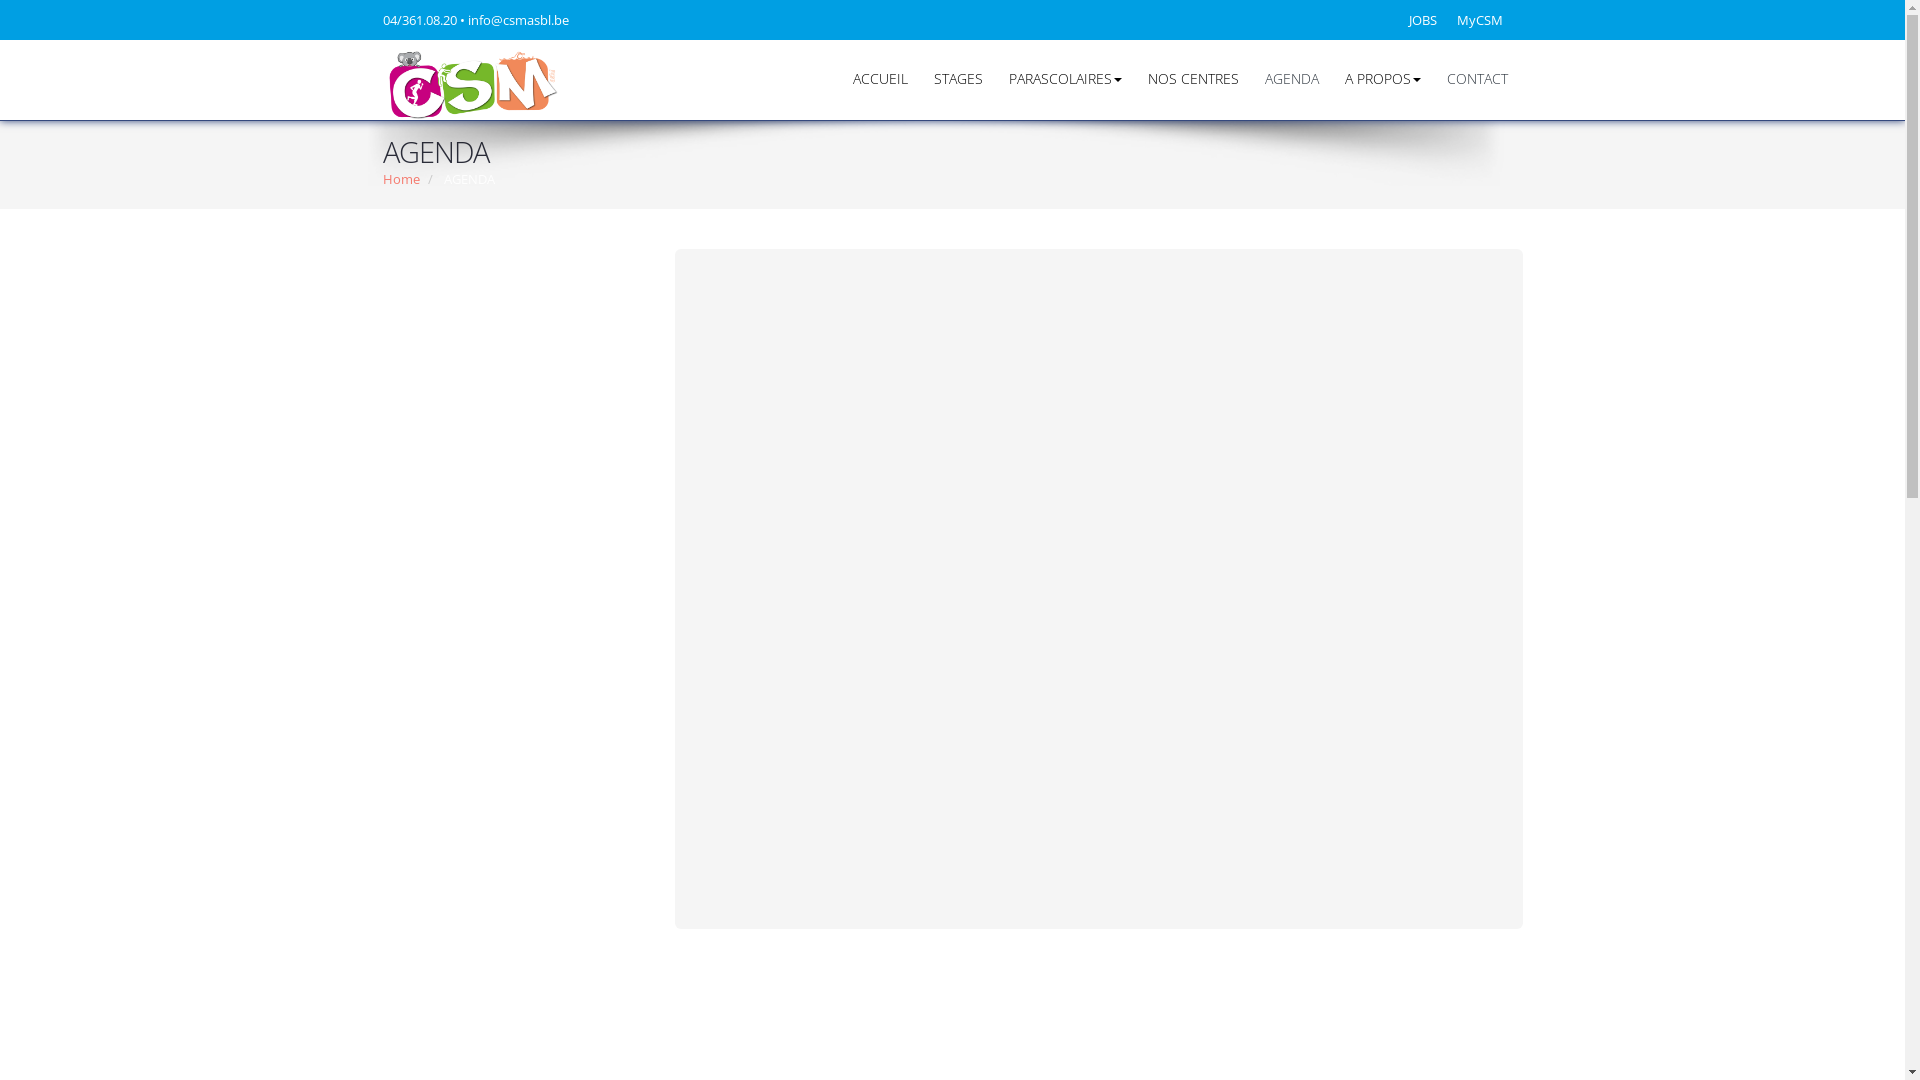  I want to click on 'NOS CENTRES', so click(1192, 77).